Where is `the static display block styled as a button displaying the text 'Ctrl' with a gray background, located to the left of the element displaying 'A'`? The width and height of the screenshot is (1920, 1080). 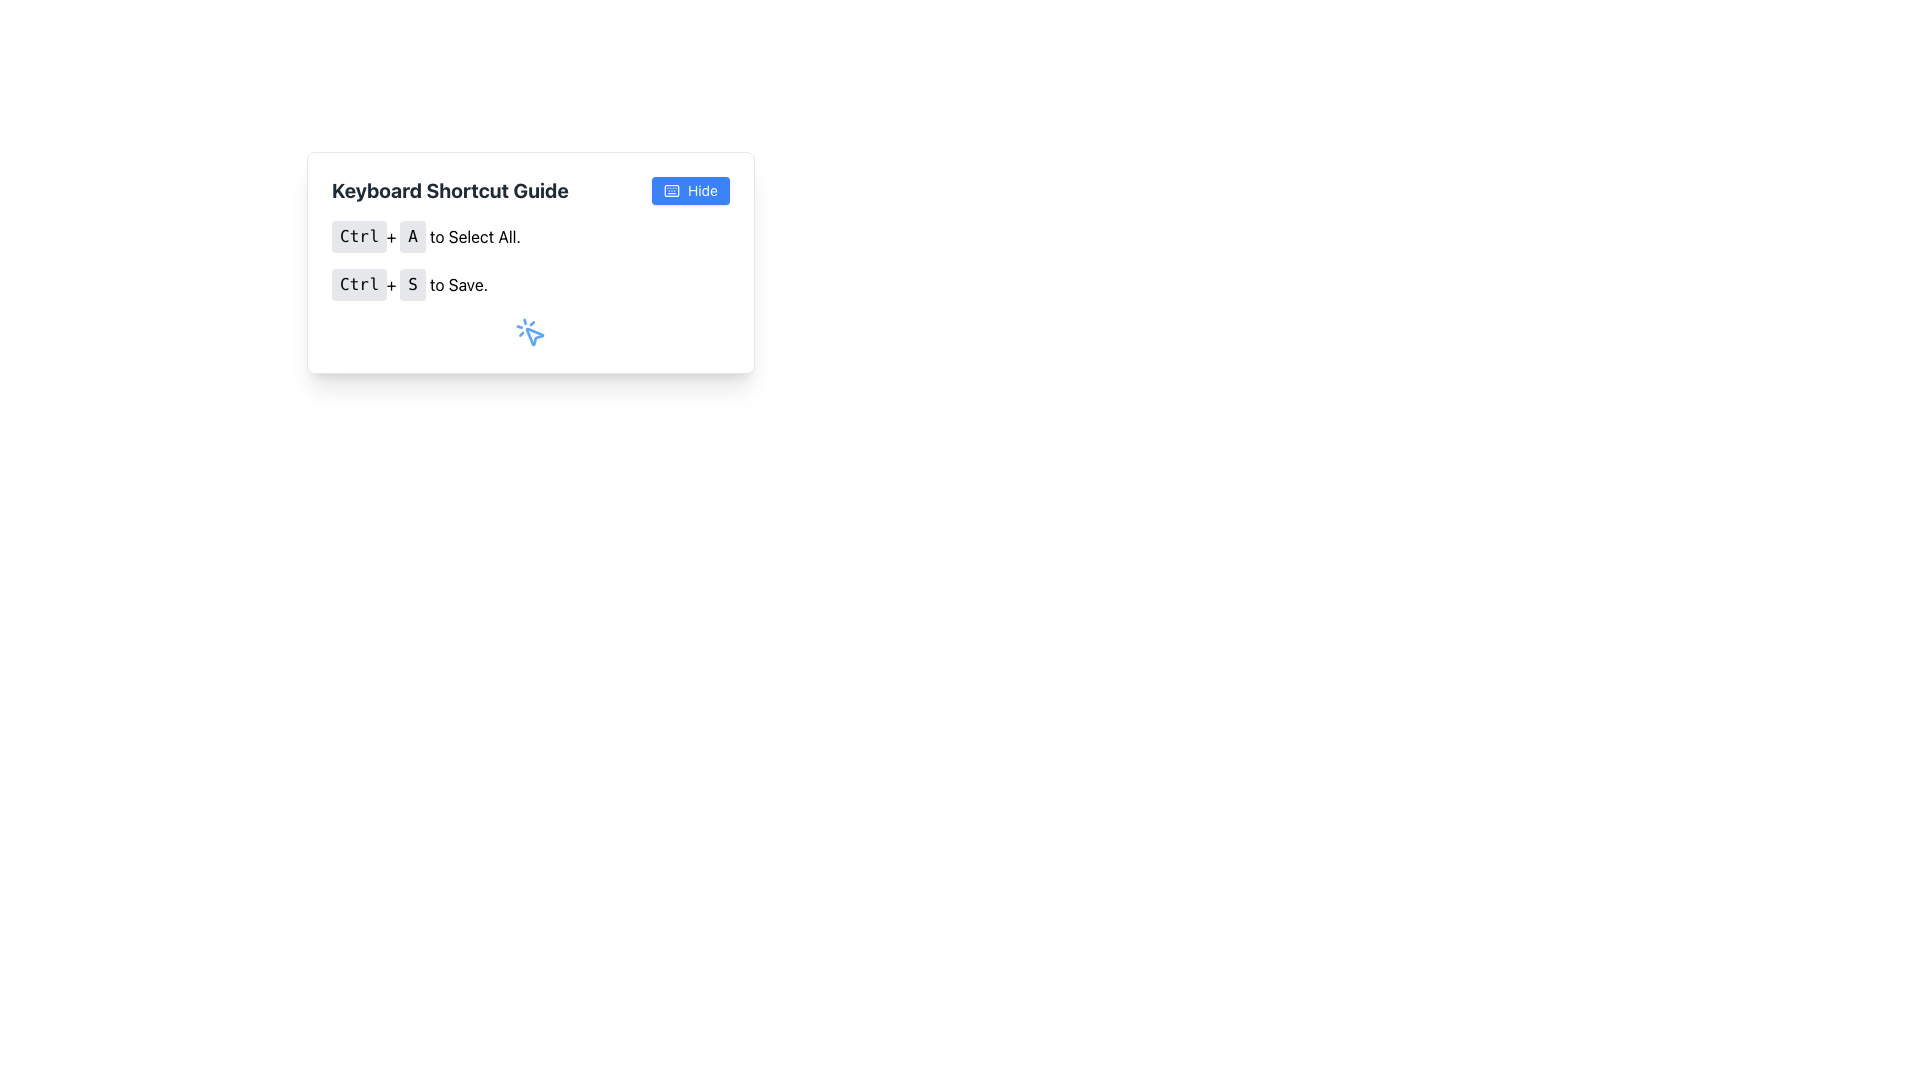 the static display block styled as a button displaying the text 'Ctrl' with a gray background, located to the left of the element displaying 'A' is located at coordinates (359, 235).